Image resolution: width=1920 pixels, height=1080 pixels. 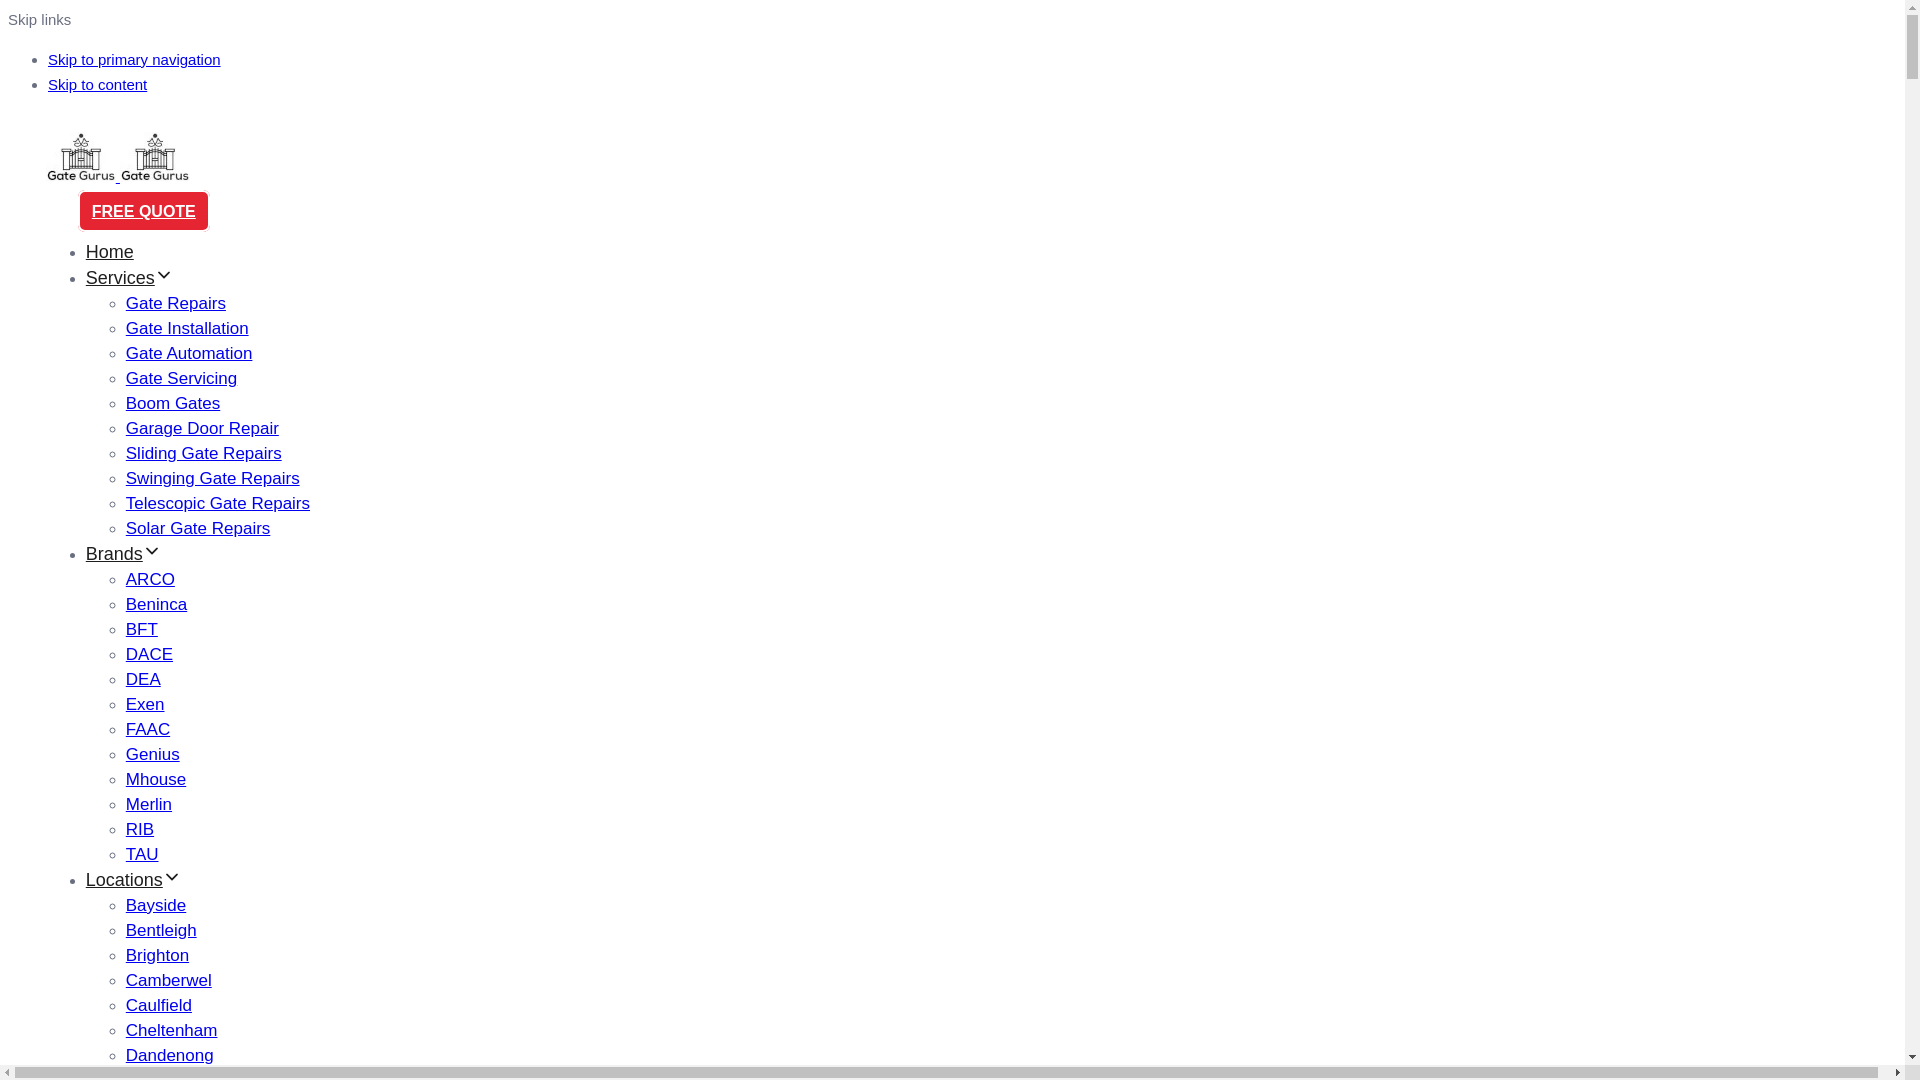 What do you see at coordinates (124, 303) in the screenshot?
I see `'Gate Repairs'` at bounding box center [124, 303].